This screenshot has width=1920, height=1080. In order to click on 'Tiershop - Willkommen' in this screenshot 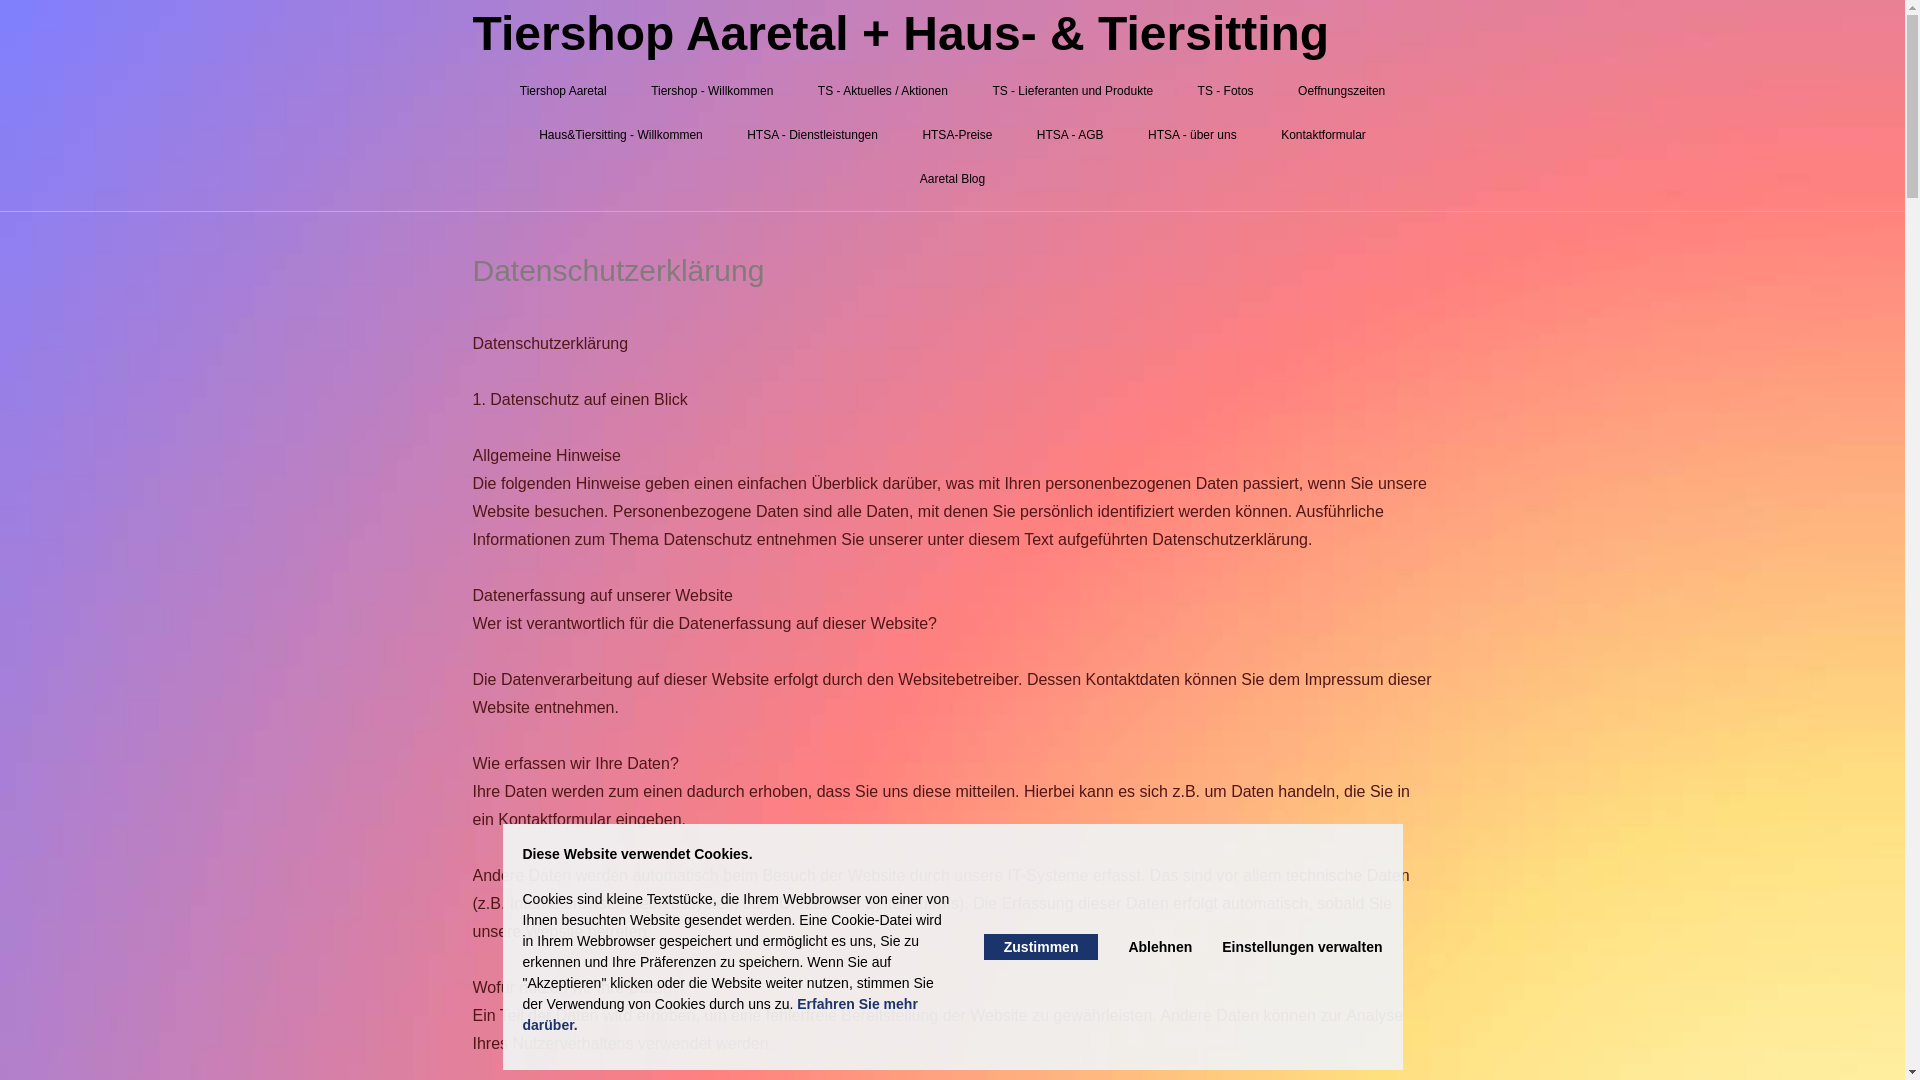, I will do `click(711, 91)`.